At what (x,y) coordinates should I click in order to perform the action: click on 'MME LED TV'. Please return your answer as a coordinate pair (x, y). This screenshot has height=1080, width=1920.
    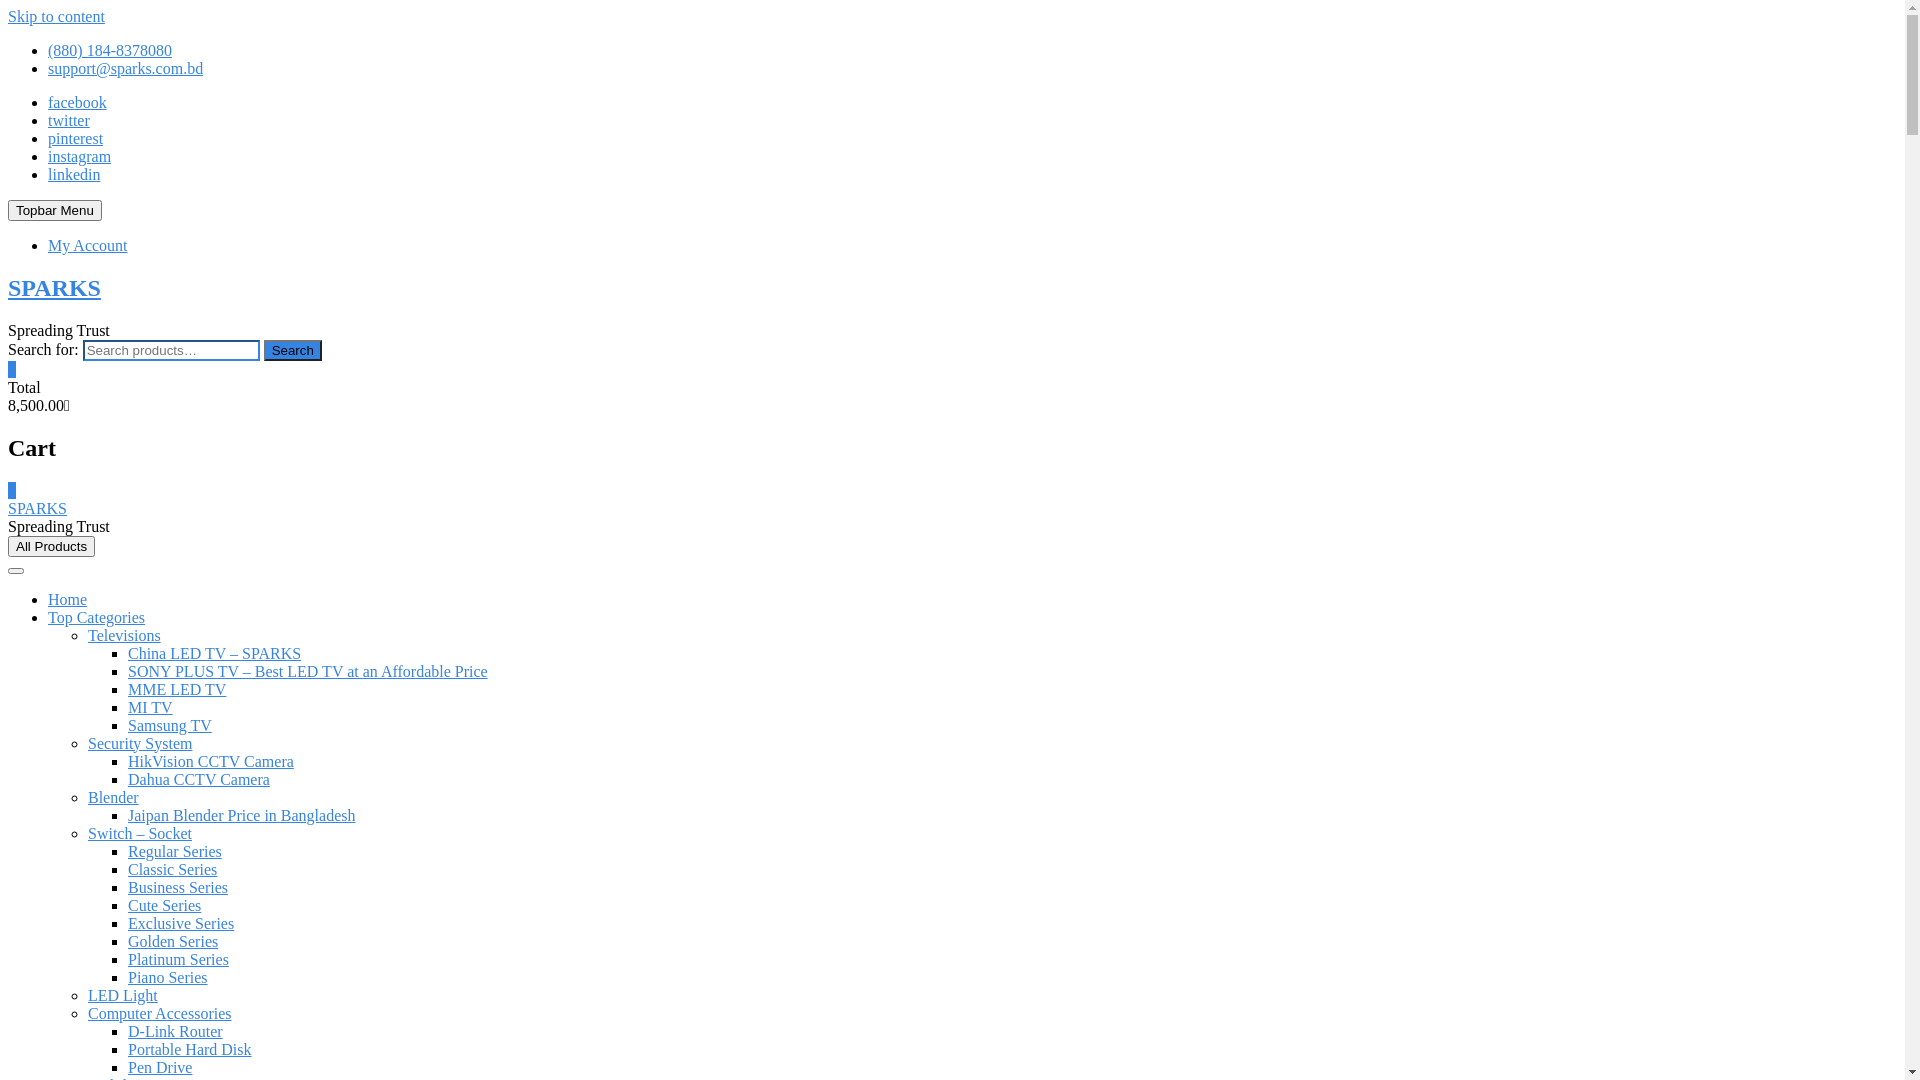
    Looking at the image, I should click on (177, 688).